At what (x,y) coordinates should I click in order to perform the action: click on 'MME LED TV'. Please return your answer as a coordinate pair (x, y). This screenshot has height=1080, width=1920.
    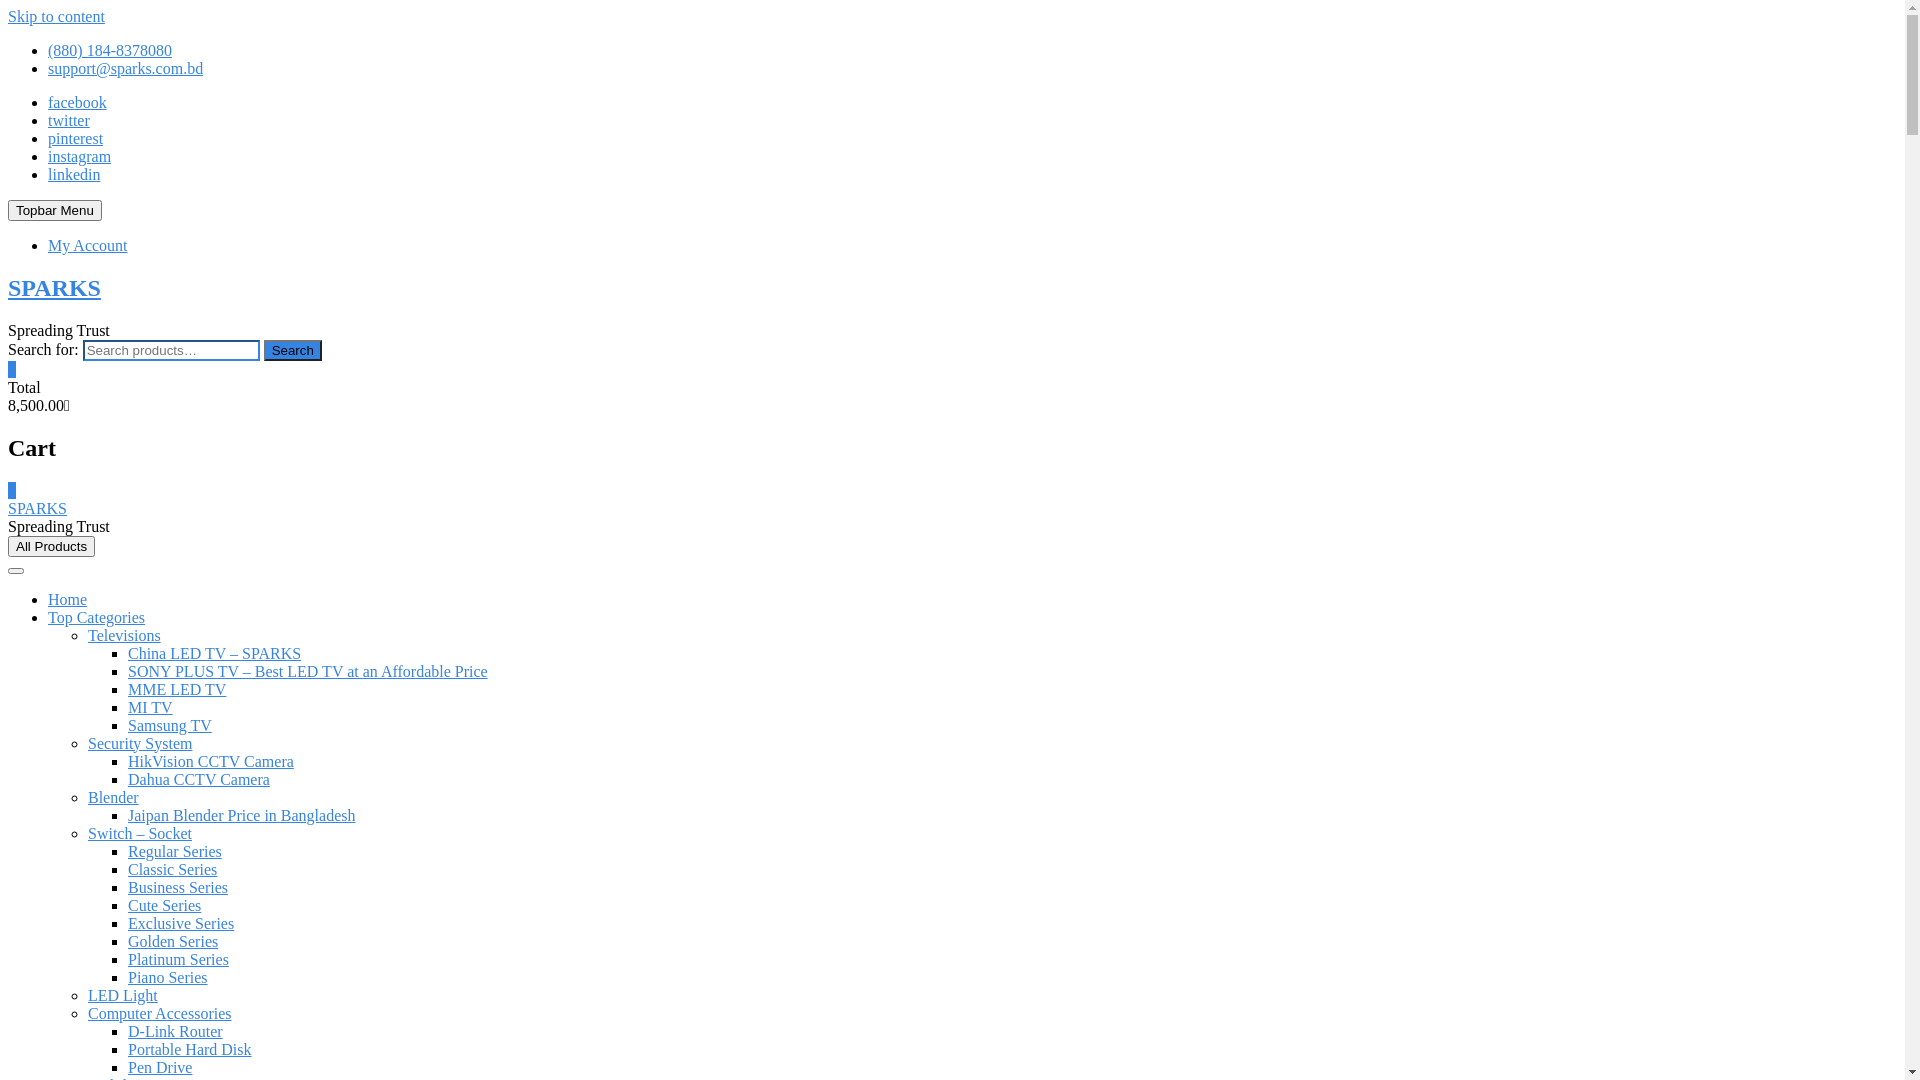
    Looking at the image, I should click on (177, 688).